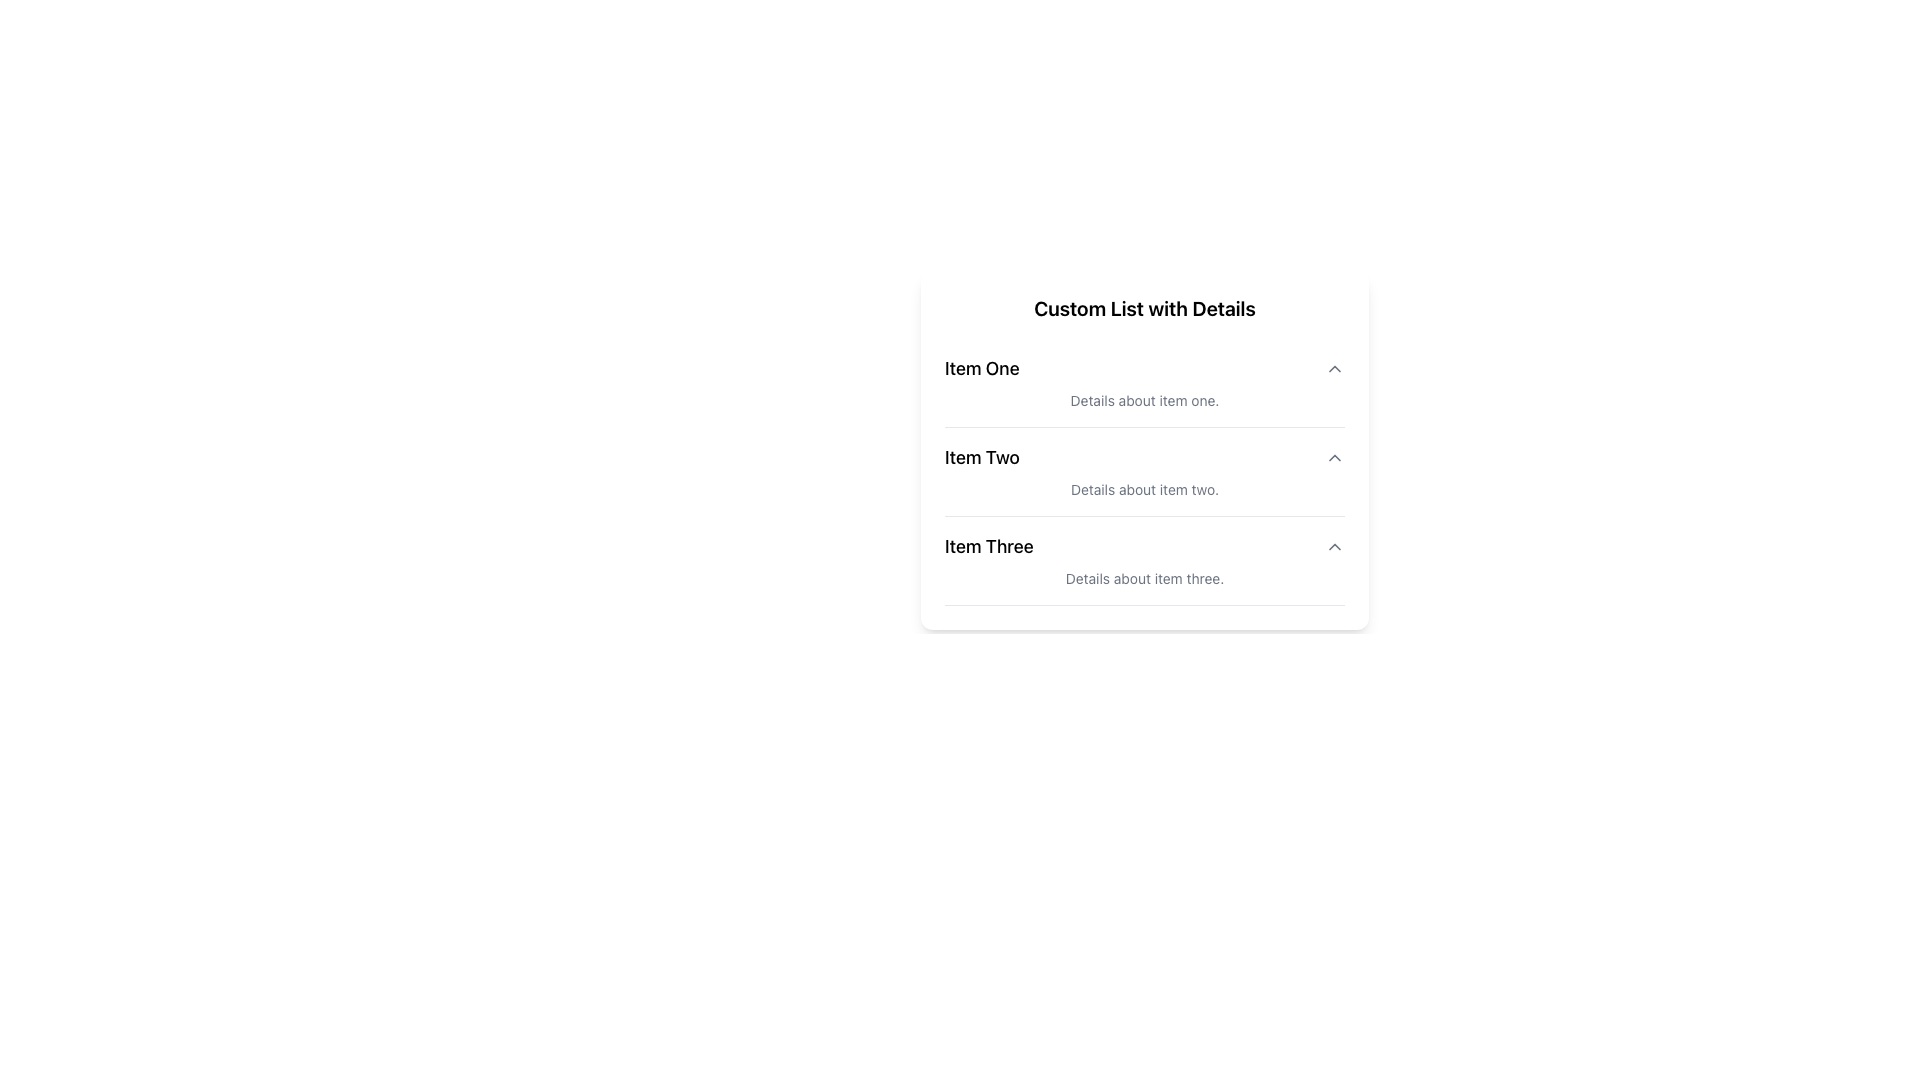  What do you see at coordinates (1145, 450) in the screenshot?
I see `the second list item labeled 'Item Two'` at bounding box center [1145, 450].